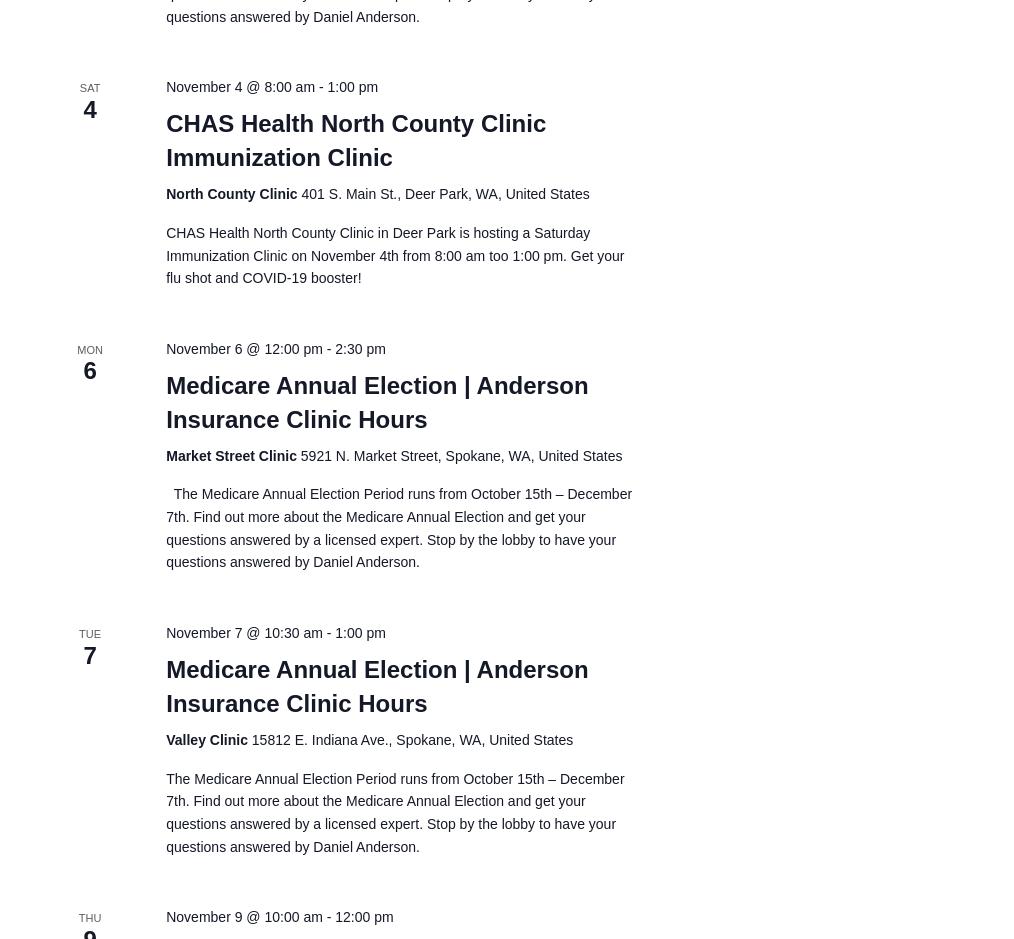 The height and width of the screenshot is (939, 1014). What do you see at coordinates (242, 631) in the screenshot?
I see `'November 7 @ 10:30 am'` at bounding box center [242, 631].